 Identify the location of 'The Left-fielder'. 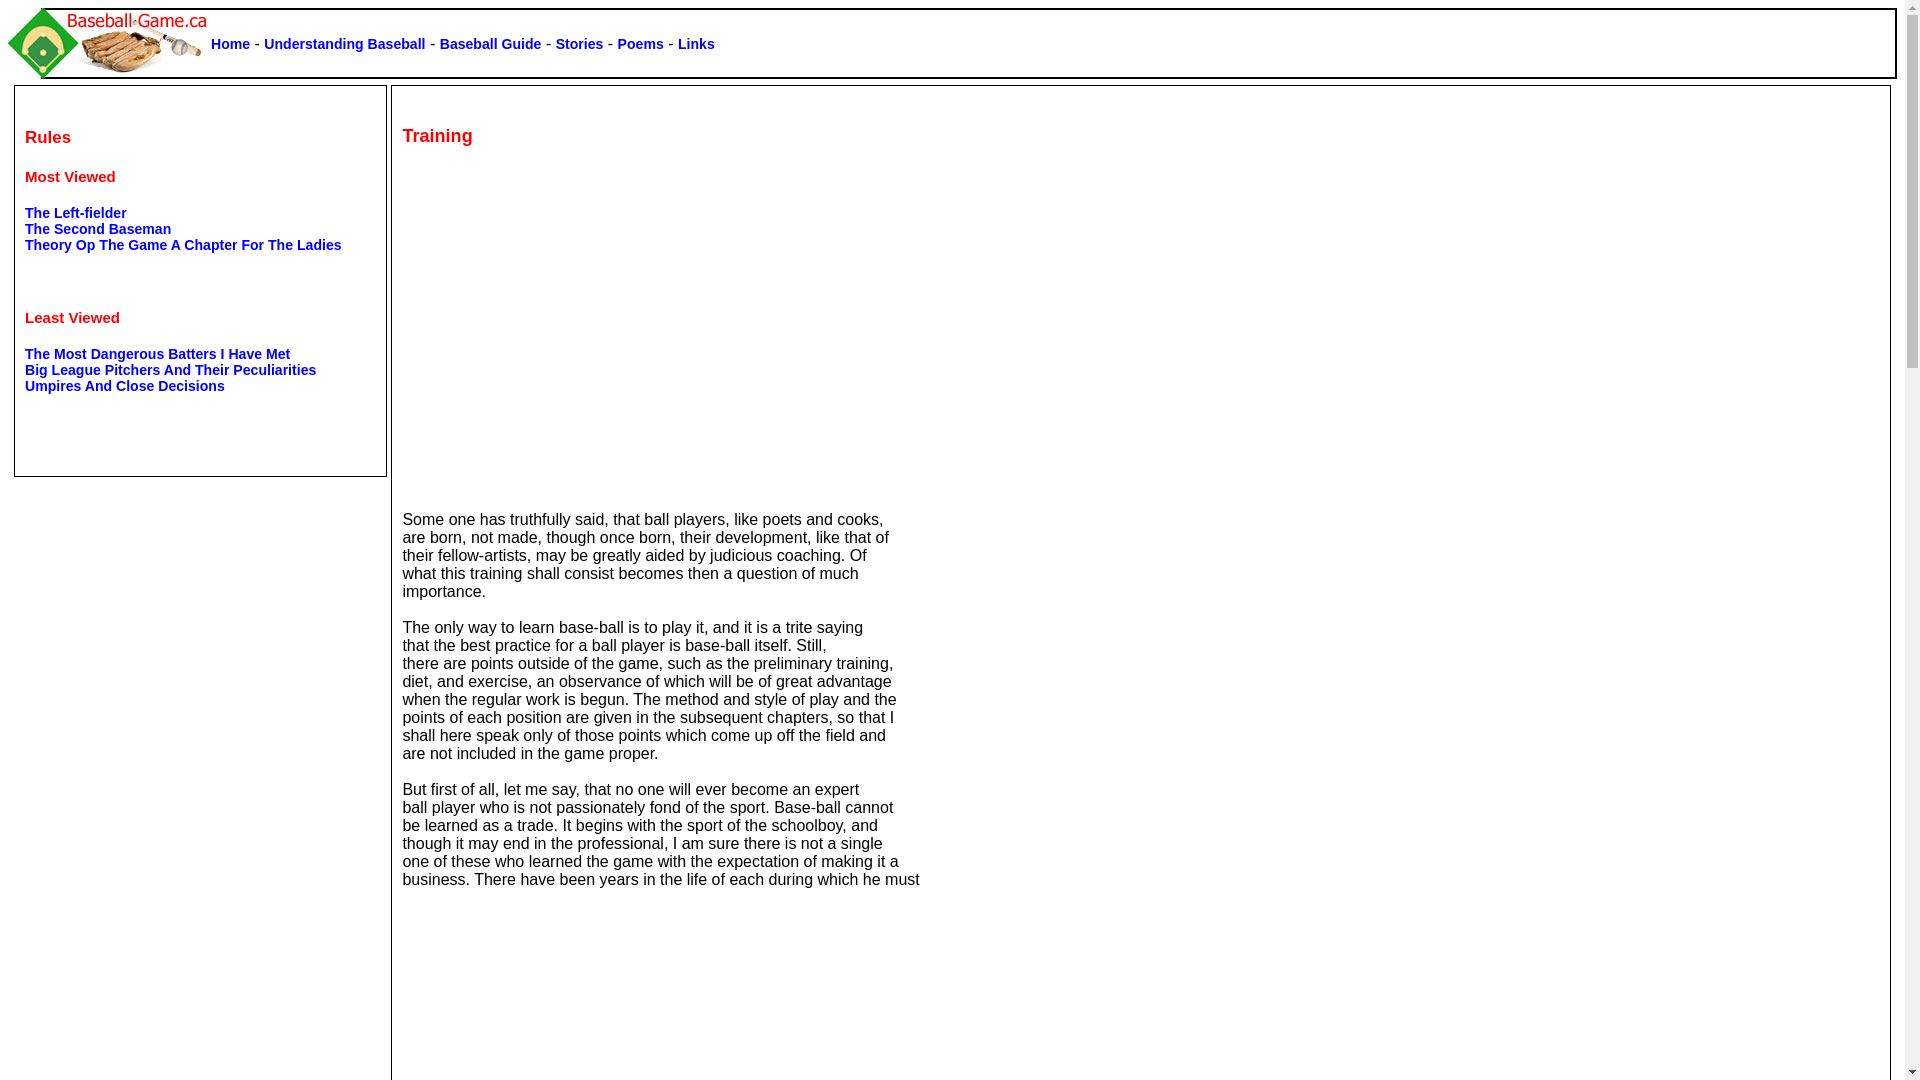
(76, 212).